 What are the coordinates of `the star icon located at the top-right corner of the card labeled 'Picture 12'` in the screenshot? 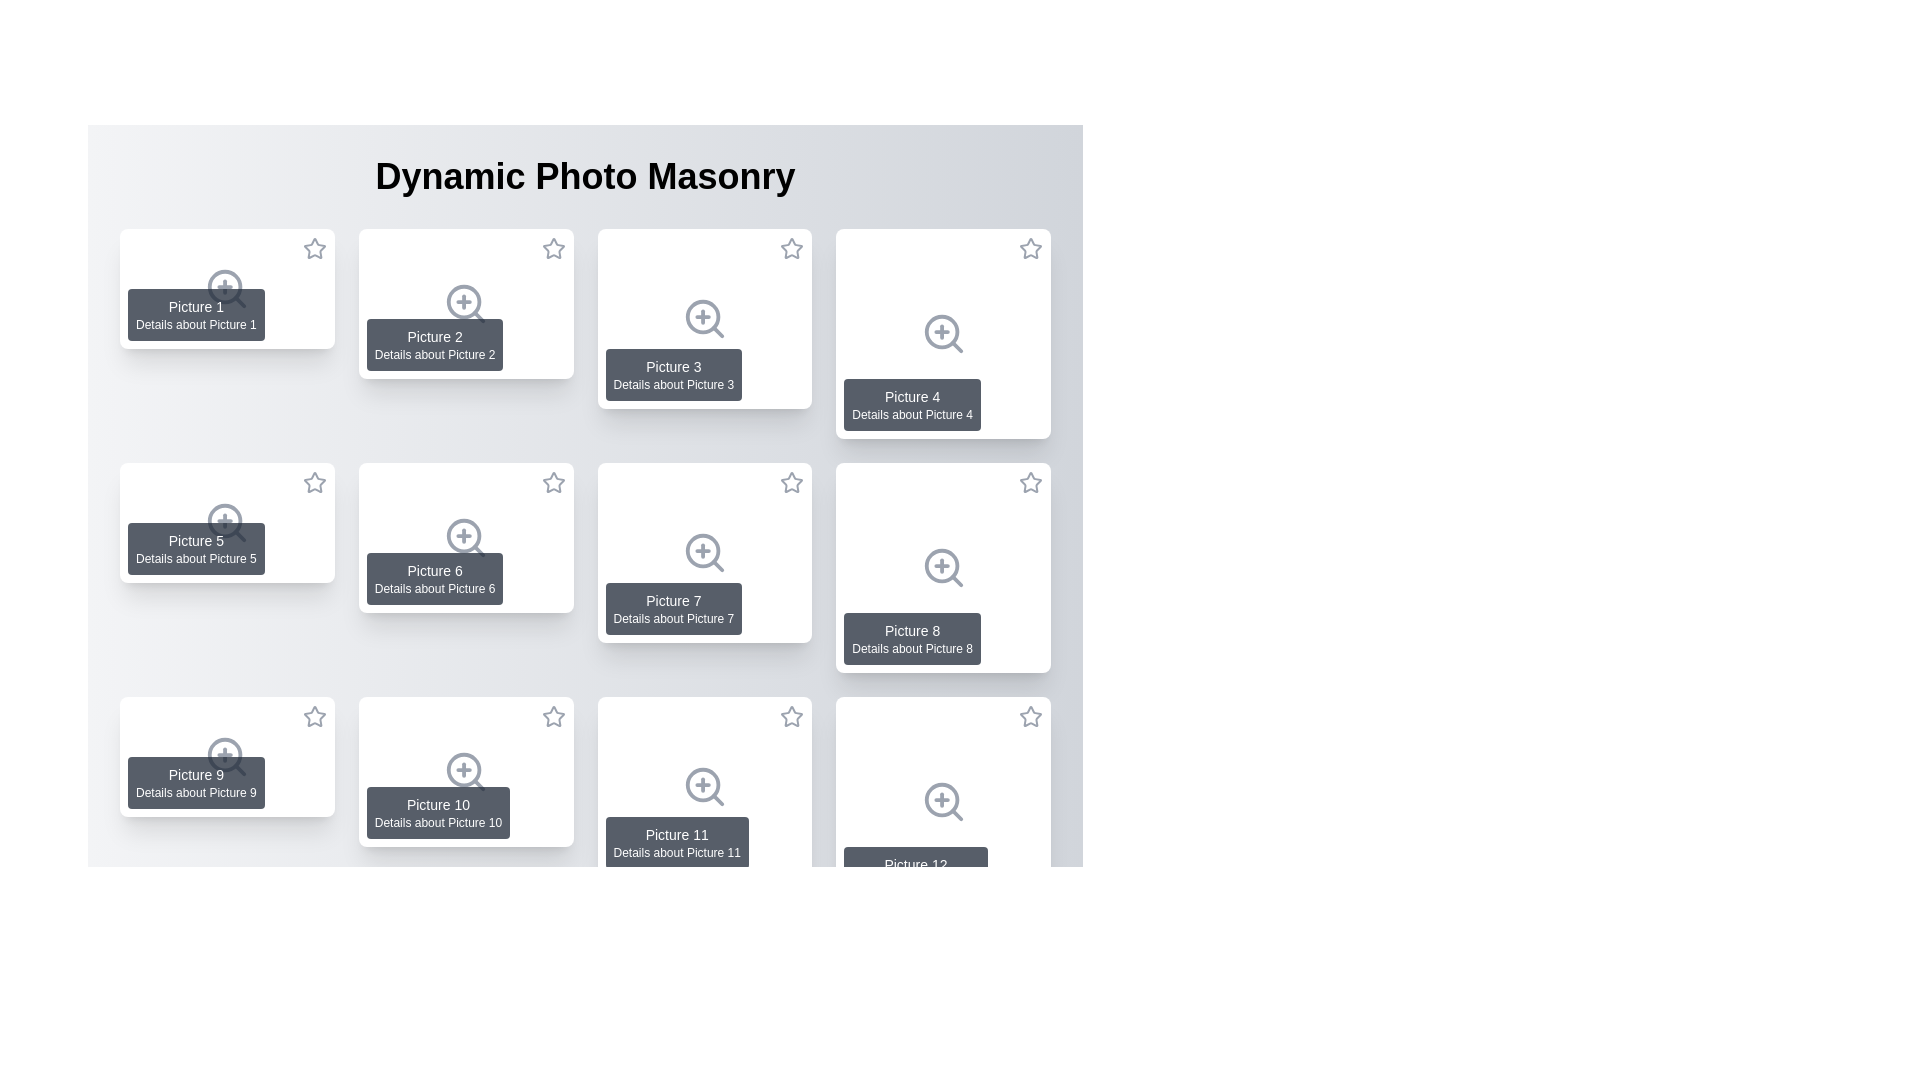 It's located at (1030, 715).